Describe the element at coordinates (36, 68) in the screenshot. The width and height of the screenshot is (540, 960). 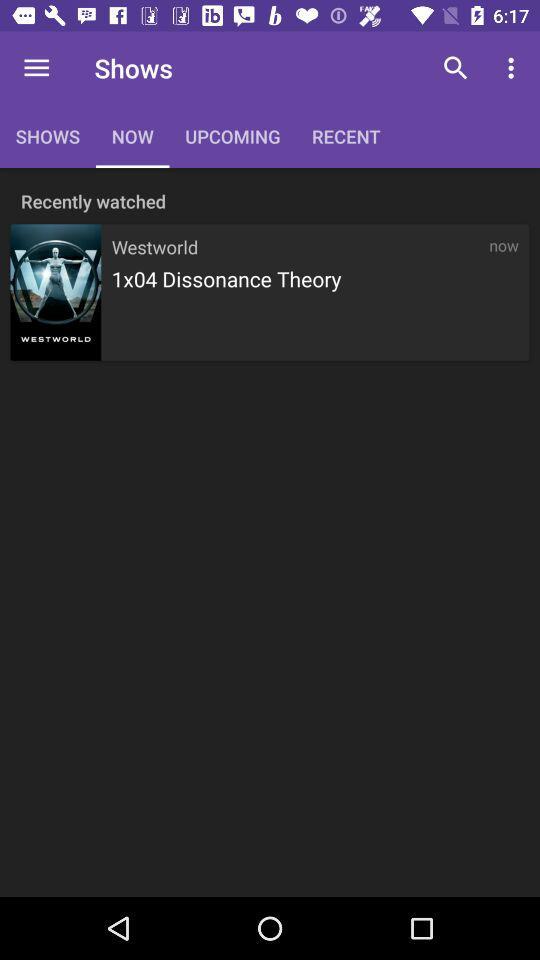
I see `the item next to shows` at that location.